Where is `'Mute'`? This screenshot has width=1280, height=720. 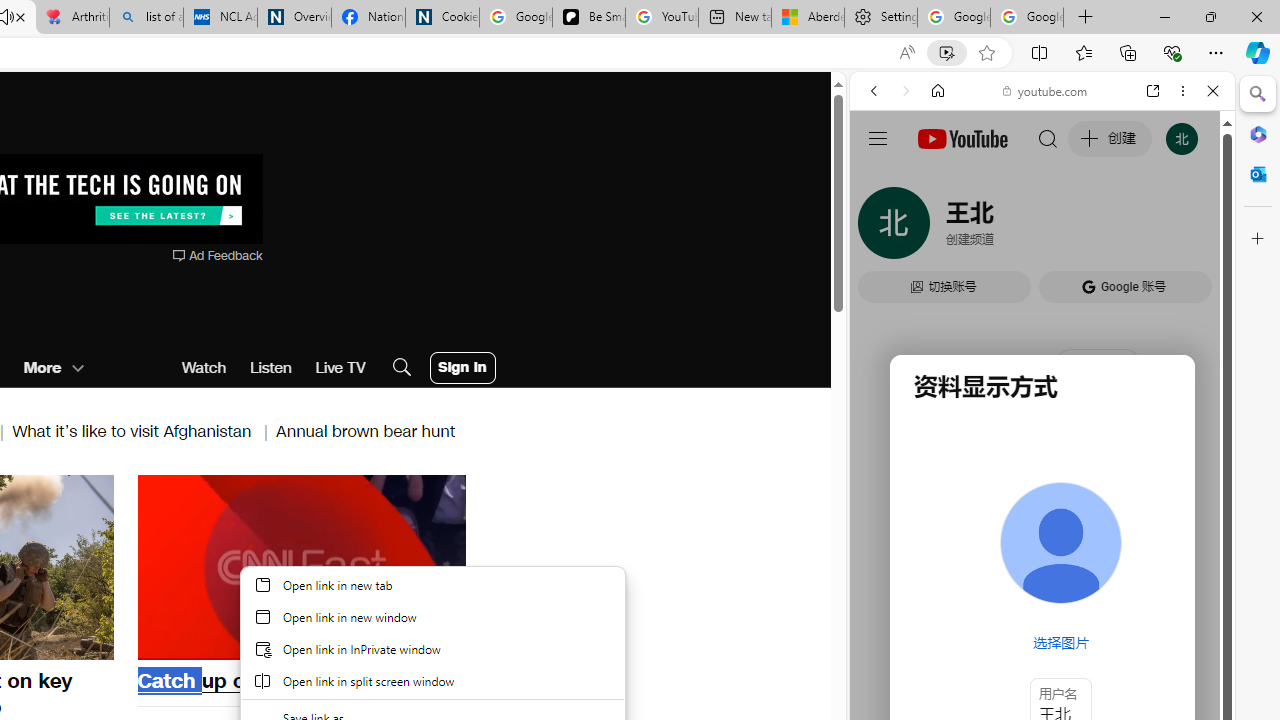
'Mute' is located at coordinates (164, 643).